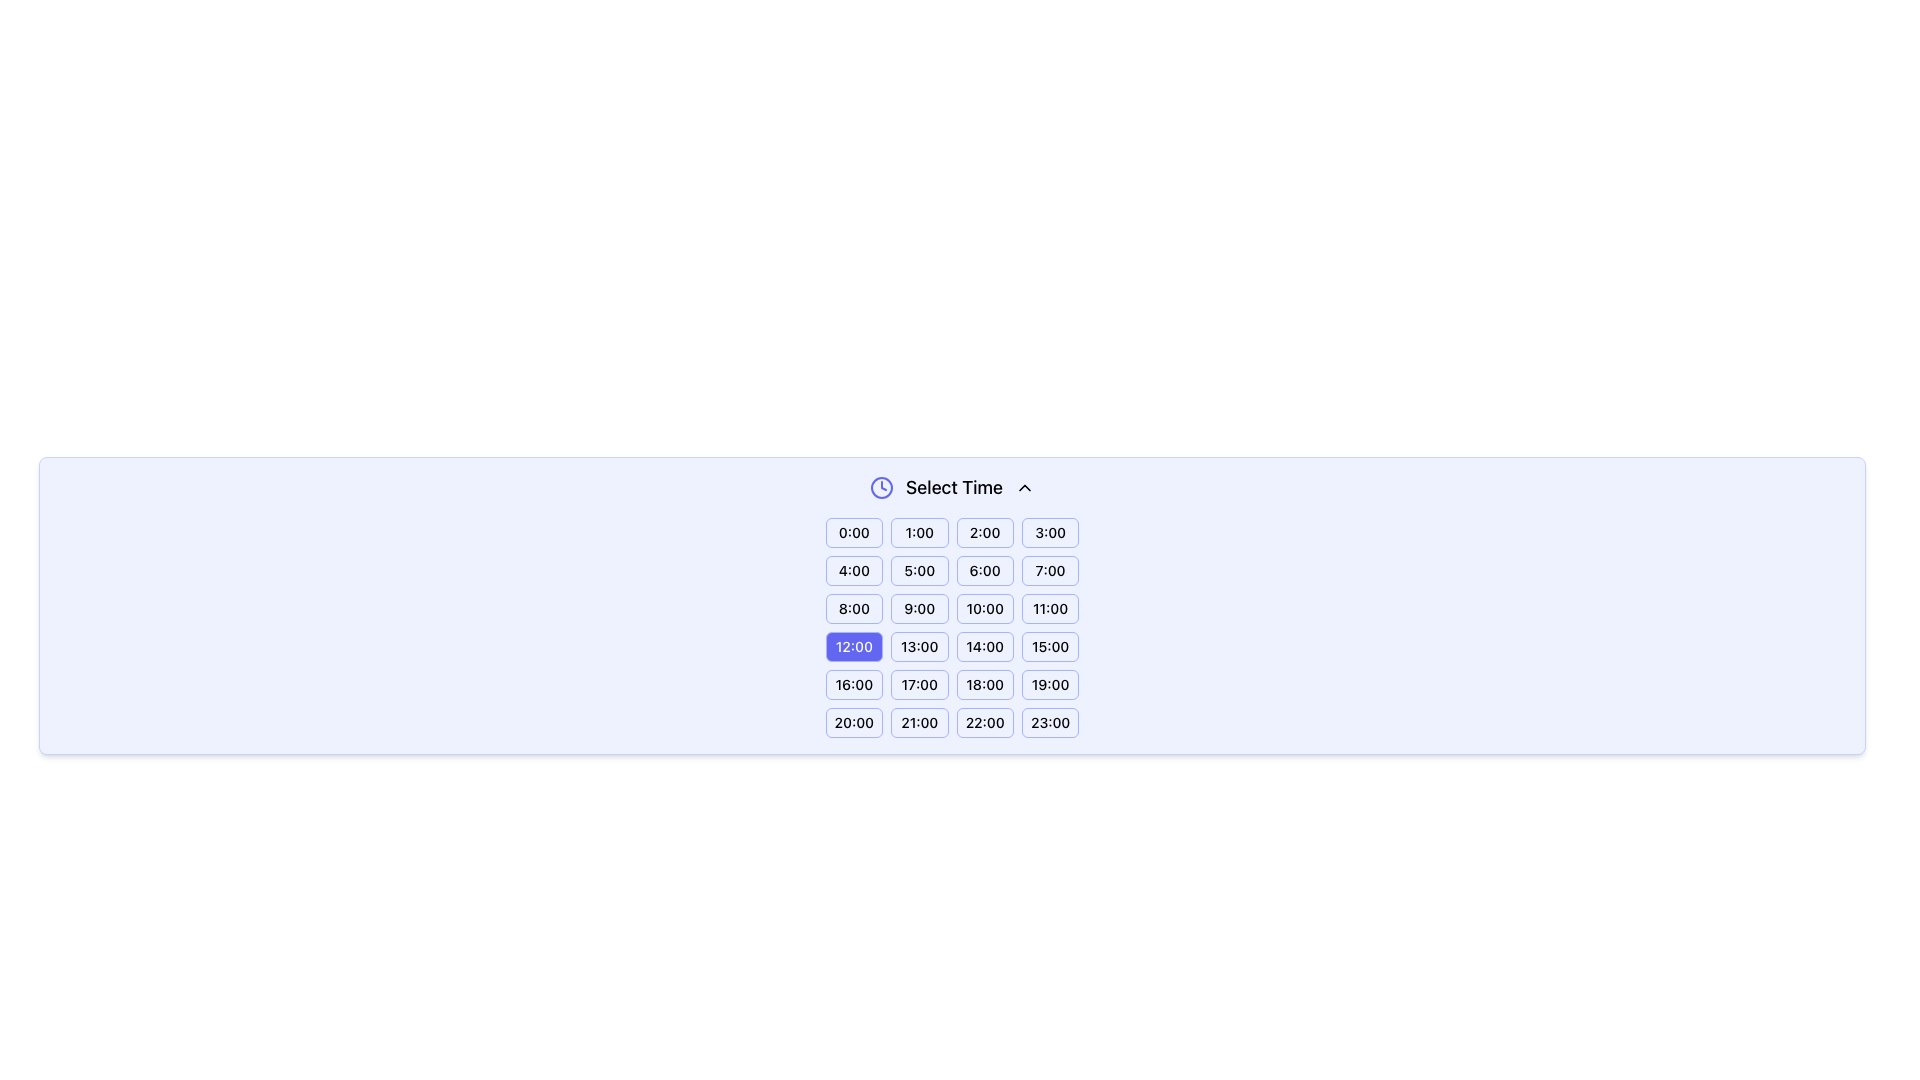 The image size is (1920, 1080). What do you see at coordinates (918, 647) in the screenshot?
I see `the '13:00' time selection button` at bounding box center [918, 647].